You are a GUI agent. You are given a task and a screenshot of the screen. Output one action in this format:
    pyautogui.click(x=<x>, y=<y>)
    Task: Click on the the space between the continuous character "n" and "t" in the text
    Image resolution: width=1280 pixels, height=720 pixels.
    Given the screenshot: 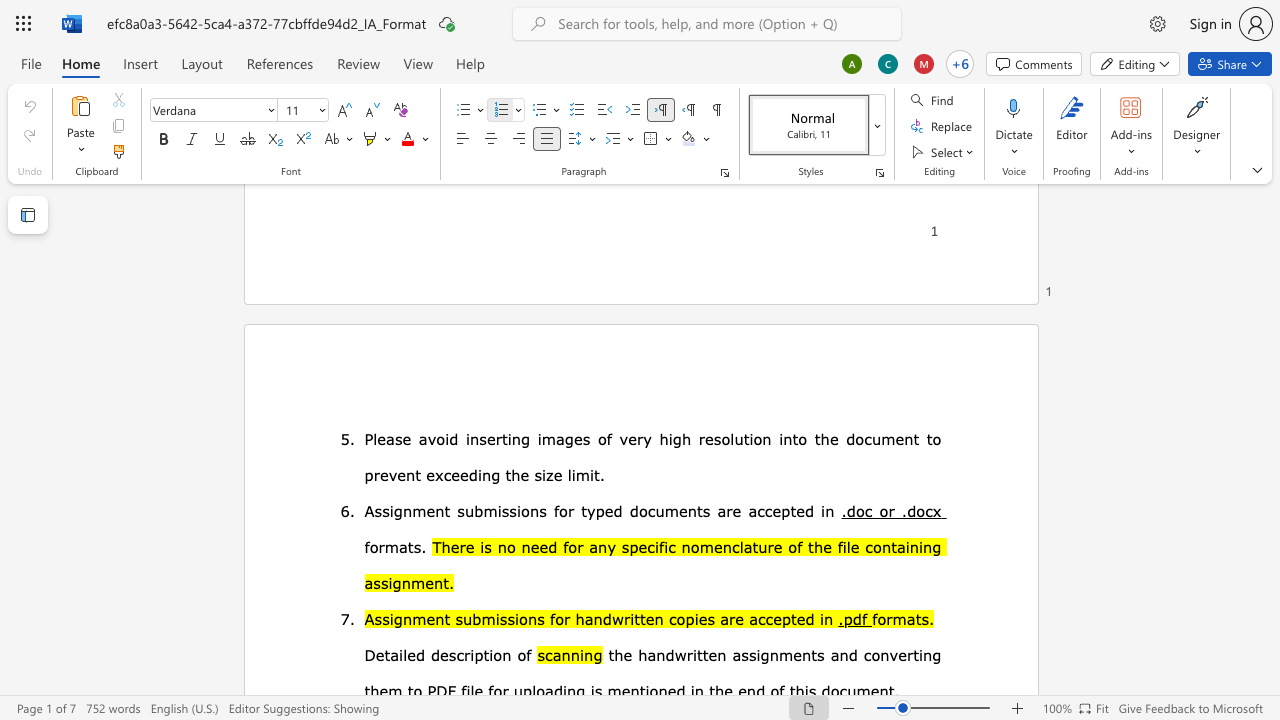 What is the action you would take?
    pyautogui.click(x=442, y=509)
    